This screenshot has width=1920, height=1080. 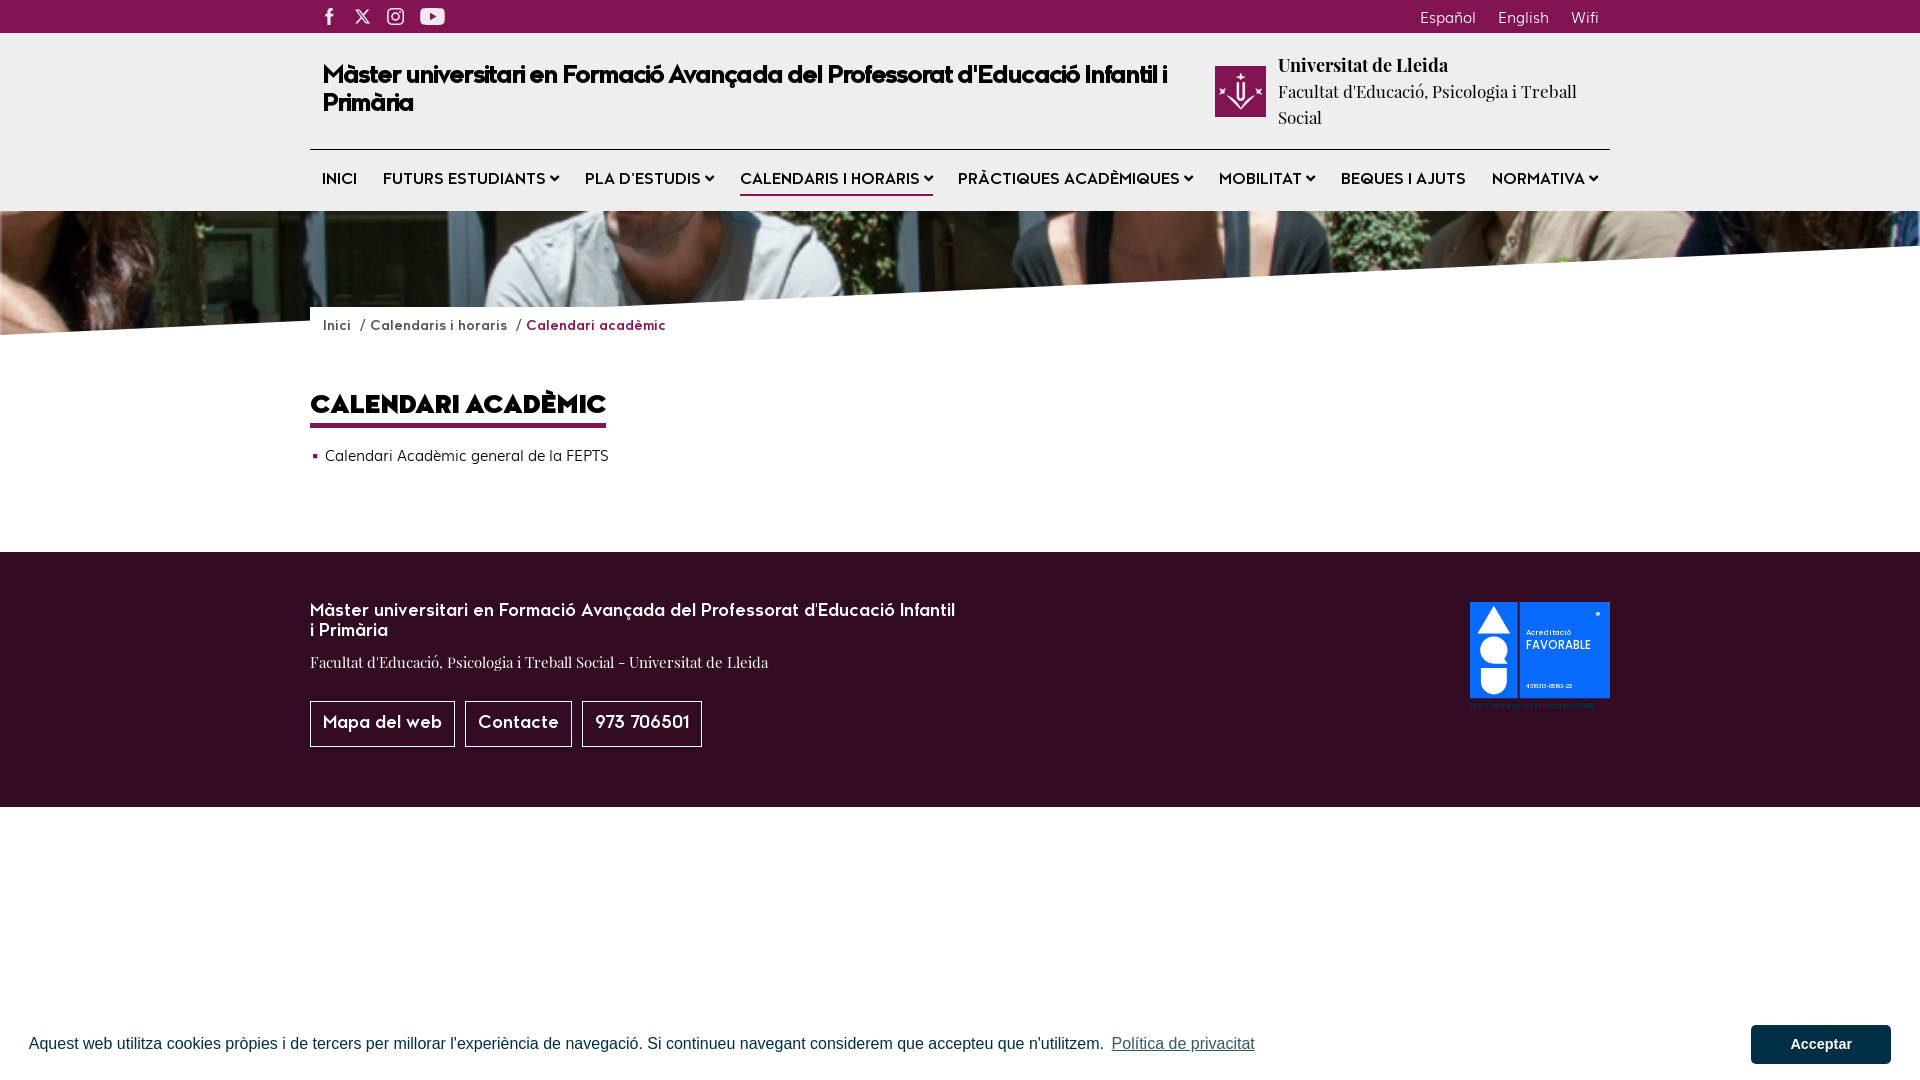 I want to click on 'BEQUES I AJUTS', so click(x=1402, y=180).